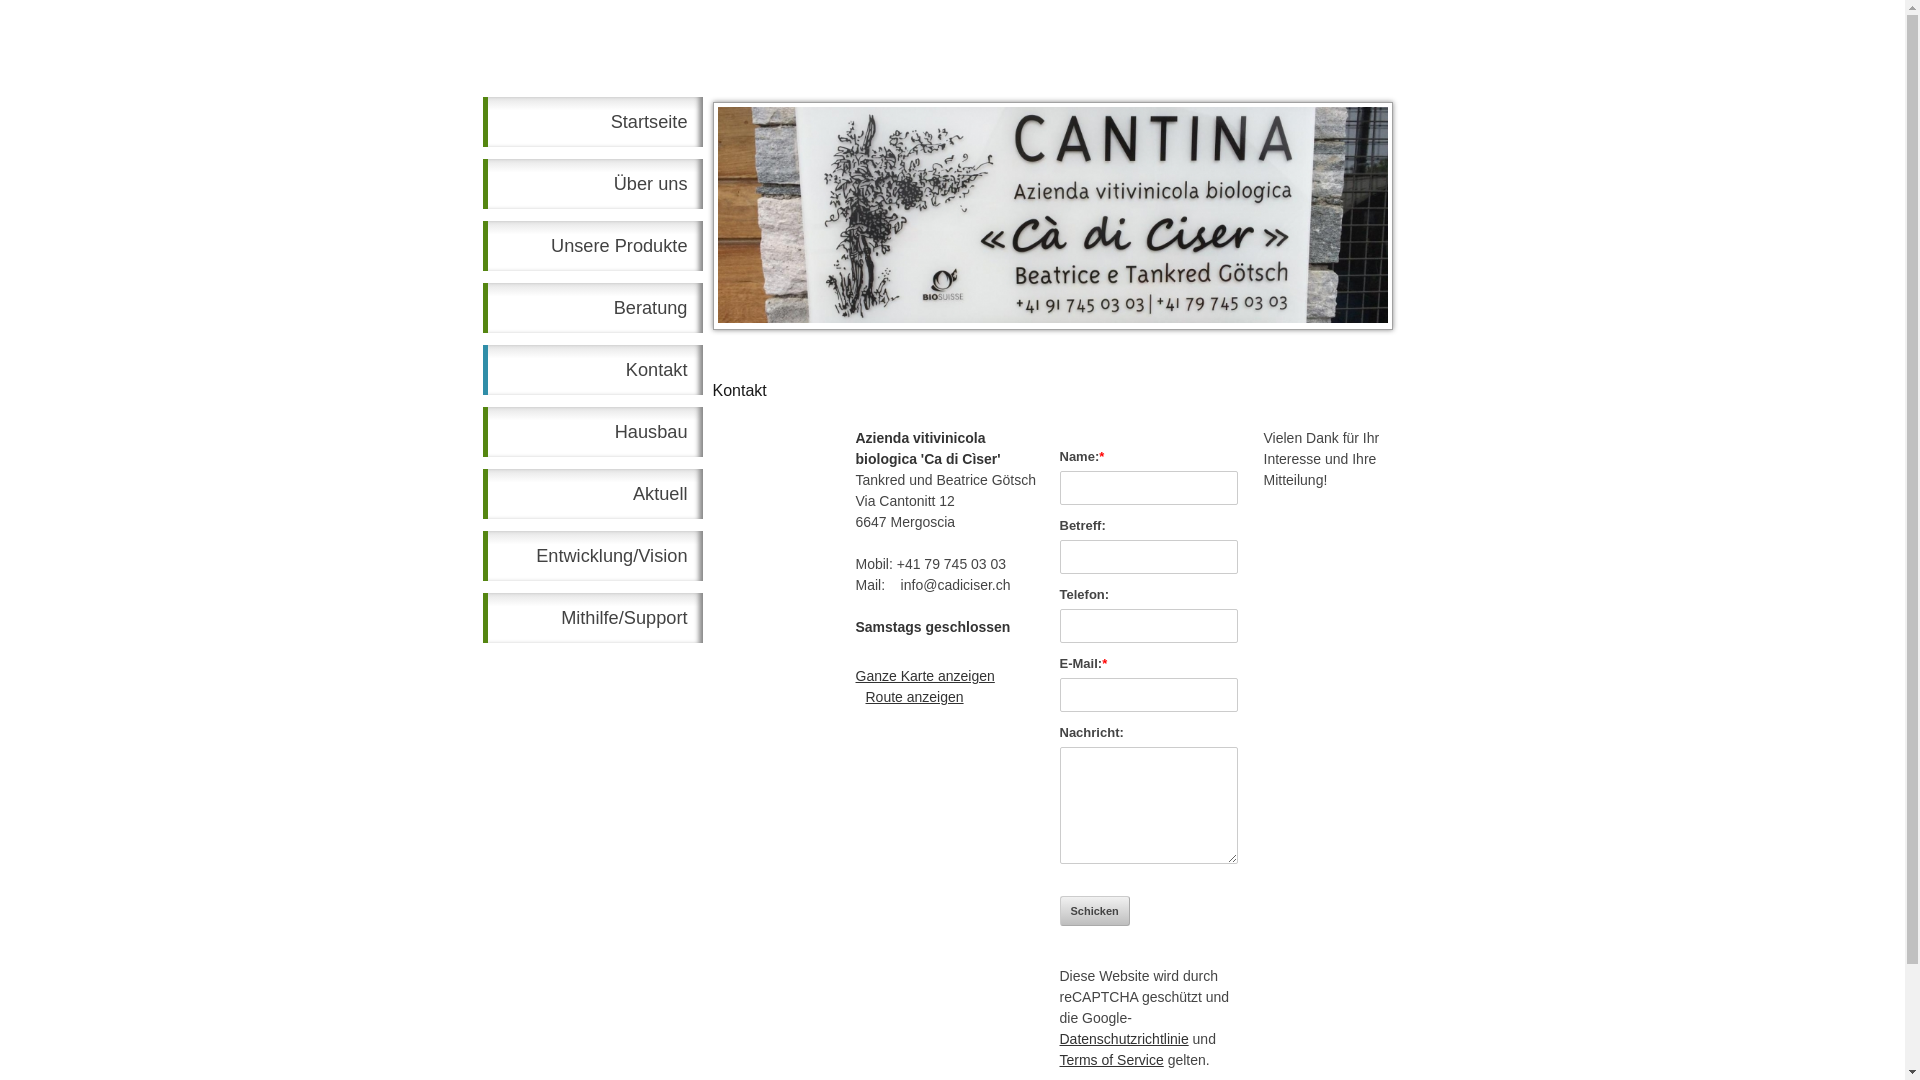 The height and width of the screenshot is (1080, 1920). What do you see at coordinates (590, 555) in the screenshot?
I see `'Entwicklung/Vision'` at bounding box center [590, 555].